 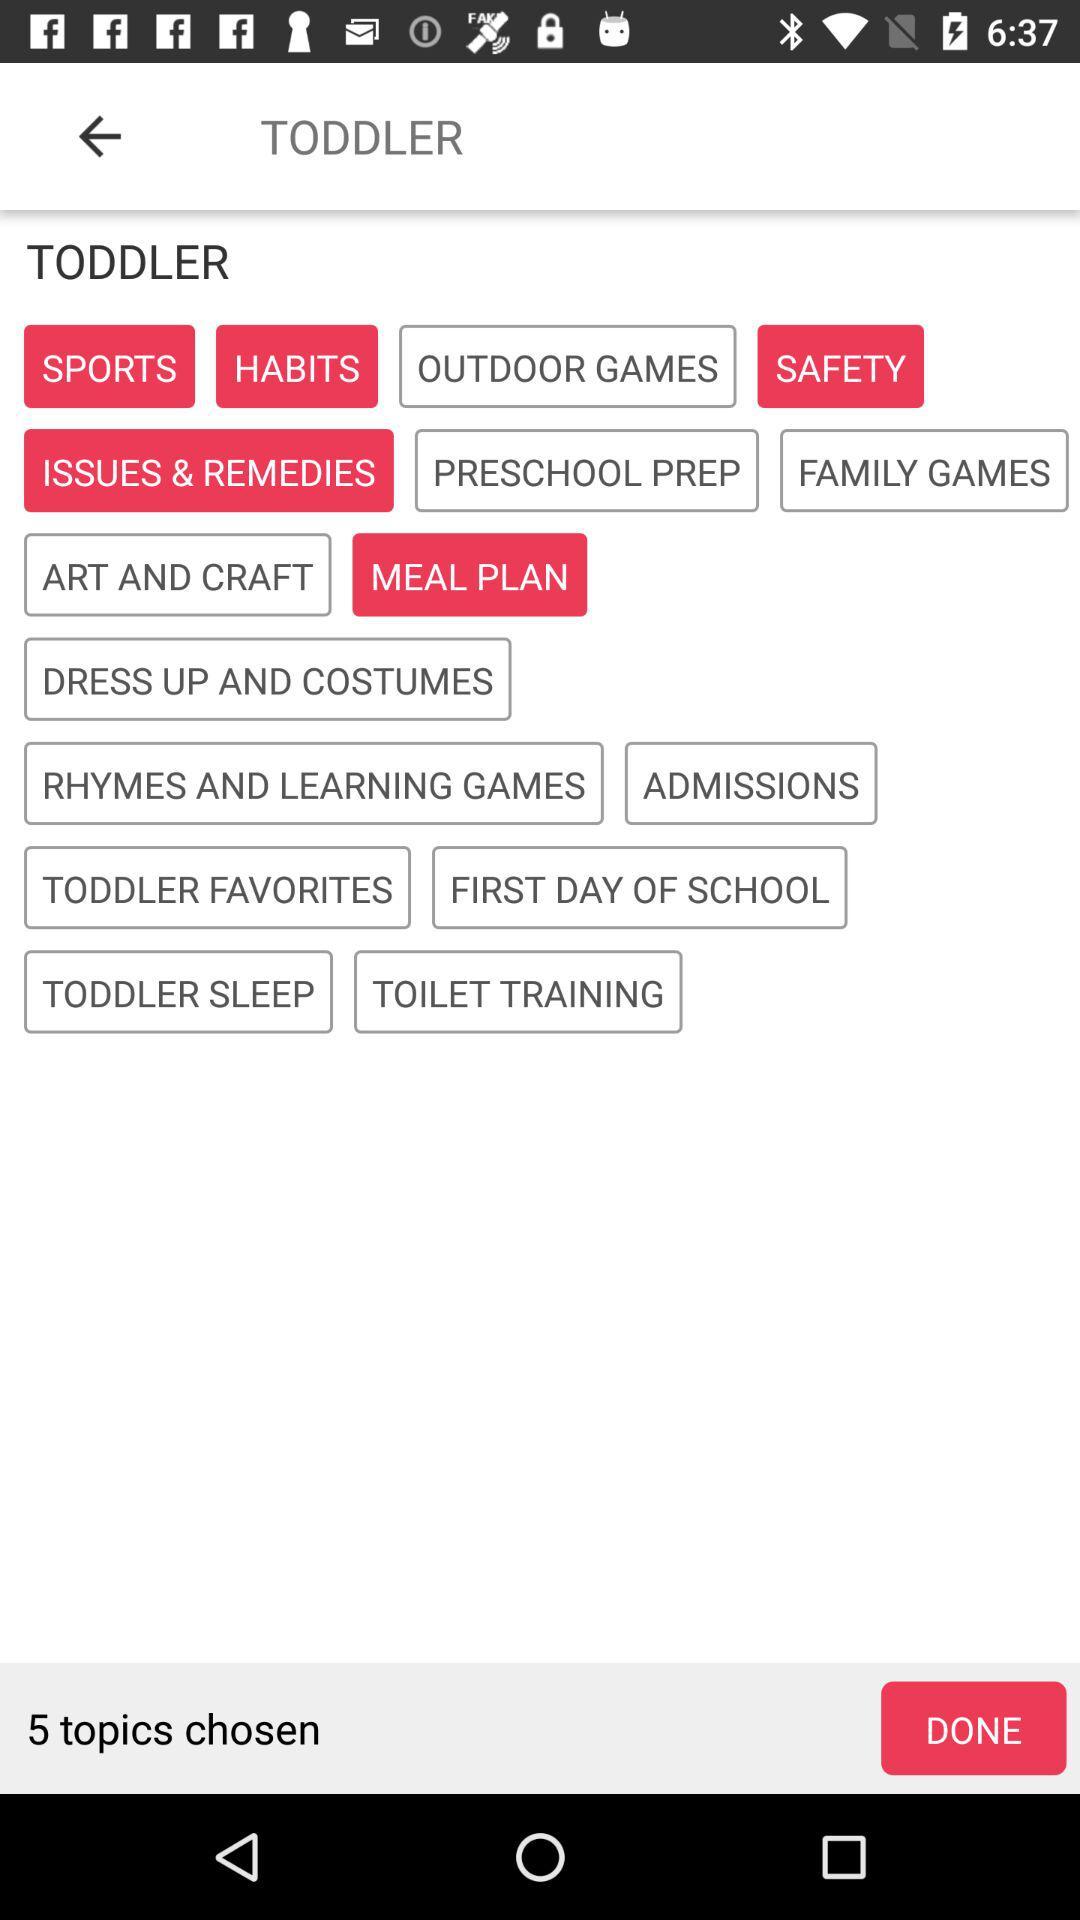 What do you see at coordinates (567, 367) in the screenshot?
I see `the item next to safety item` at bounding box center [567, 367].